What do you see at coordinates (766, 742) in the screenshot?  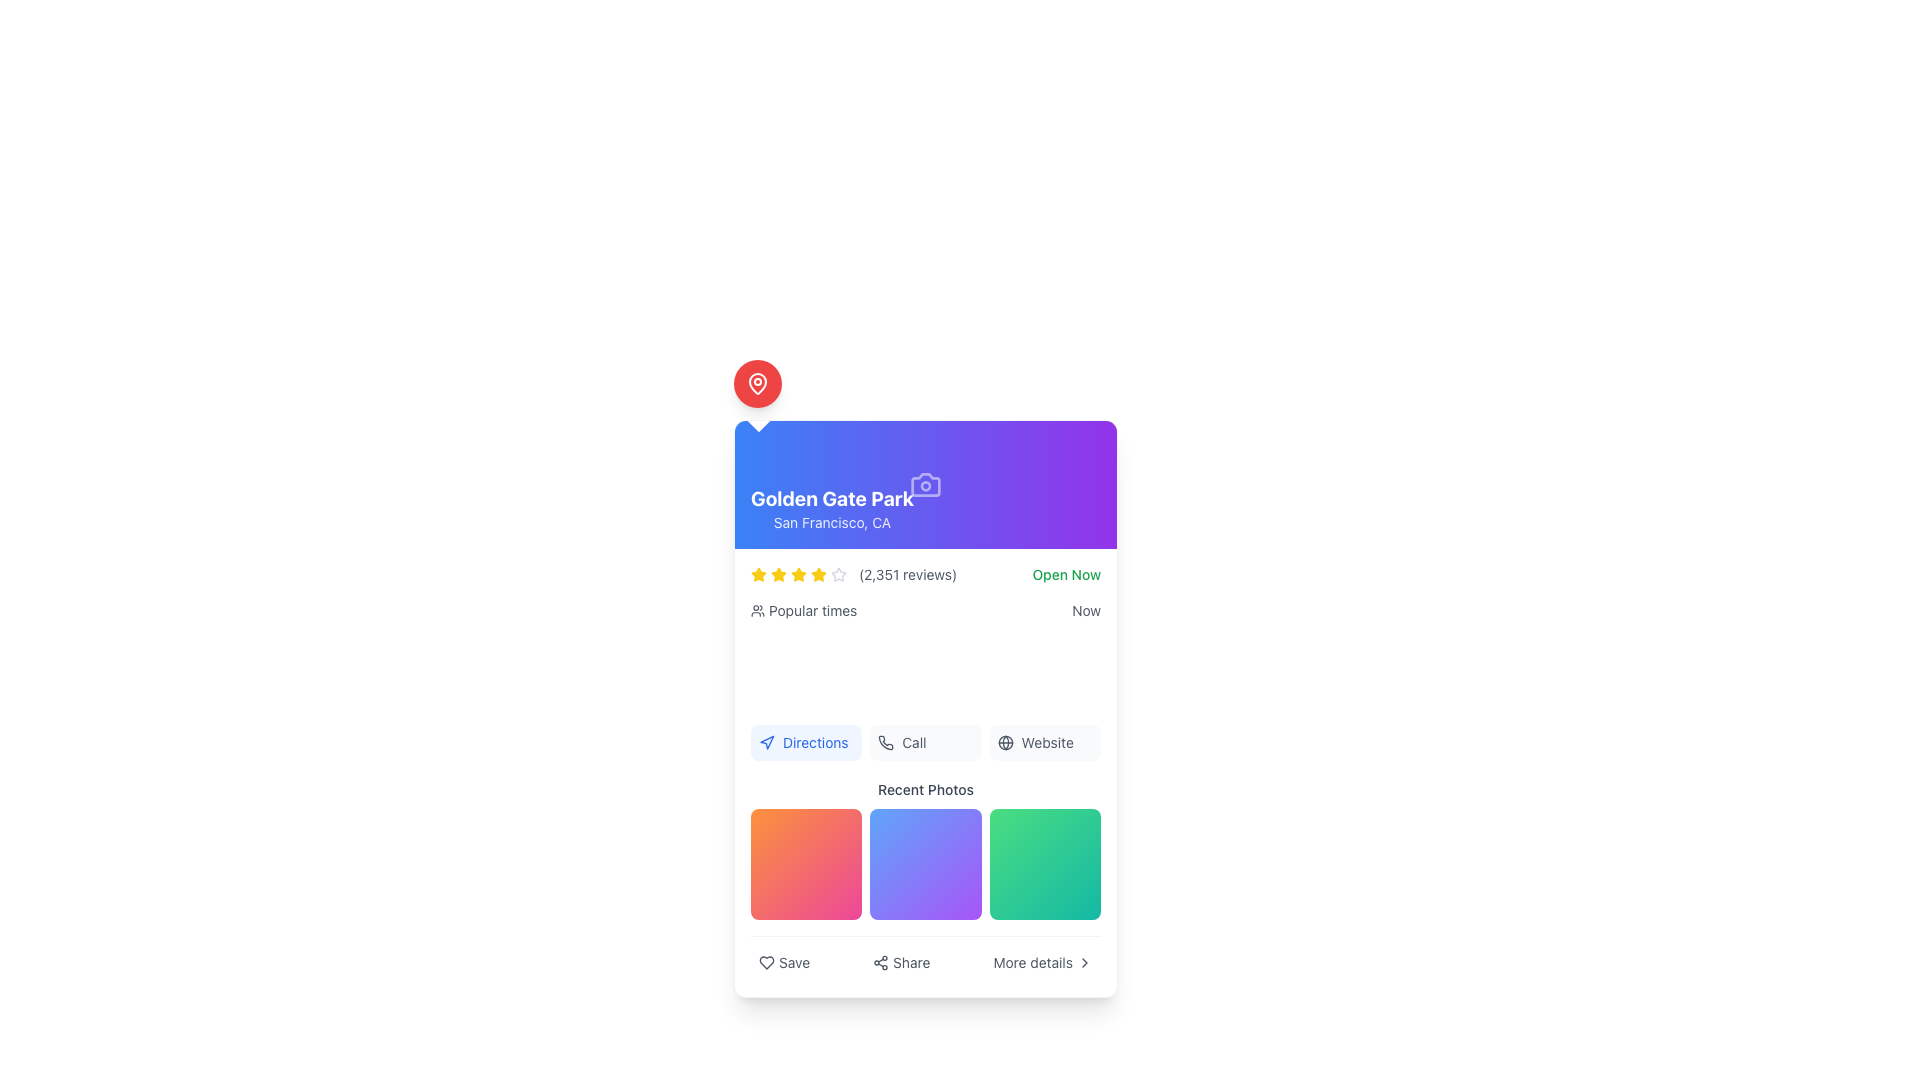 I see `the directional marker icon located in the top left corner of the card` at bounding box center [766, 742].